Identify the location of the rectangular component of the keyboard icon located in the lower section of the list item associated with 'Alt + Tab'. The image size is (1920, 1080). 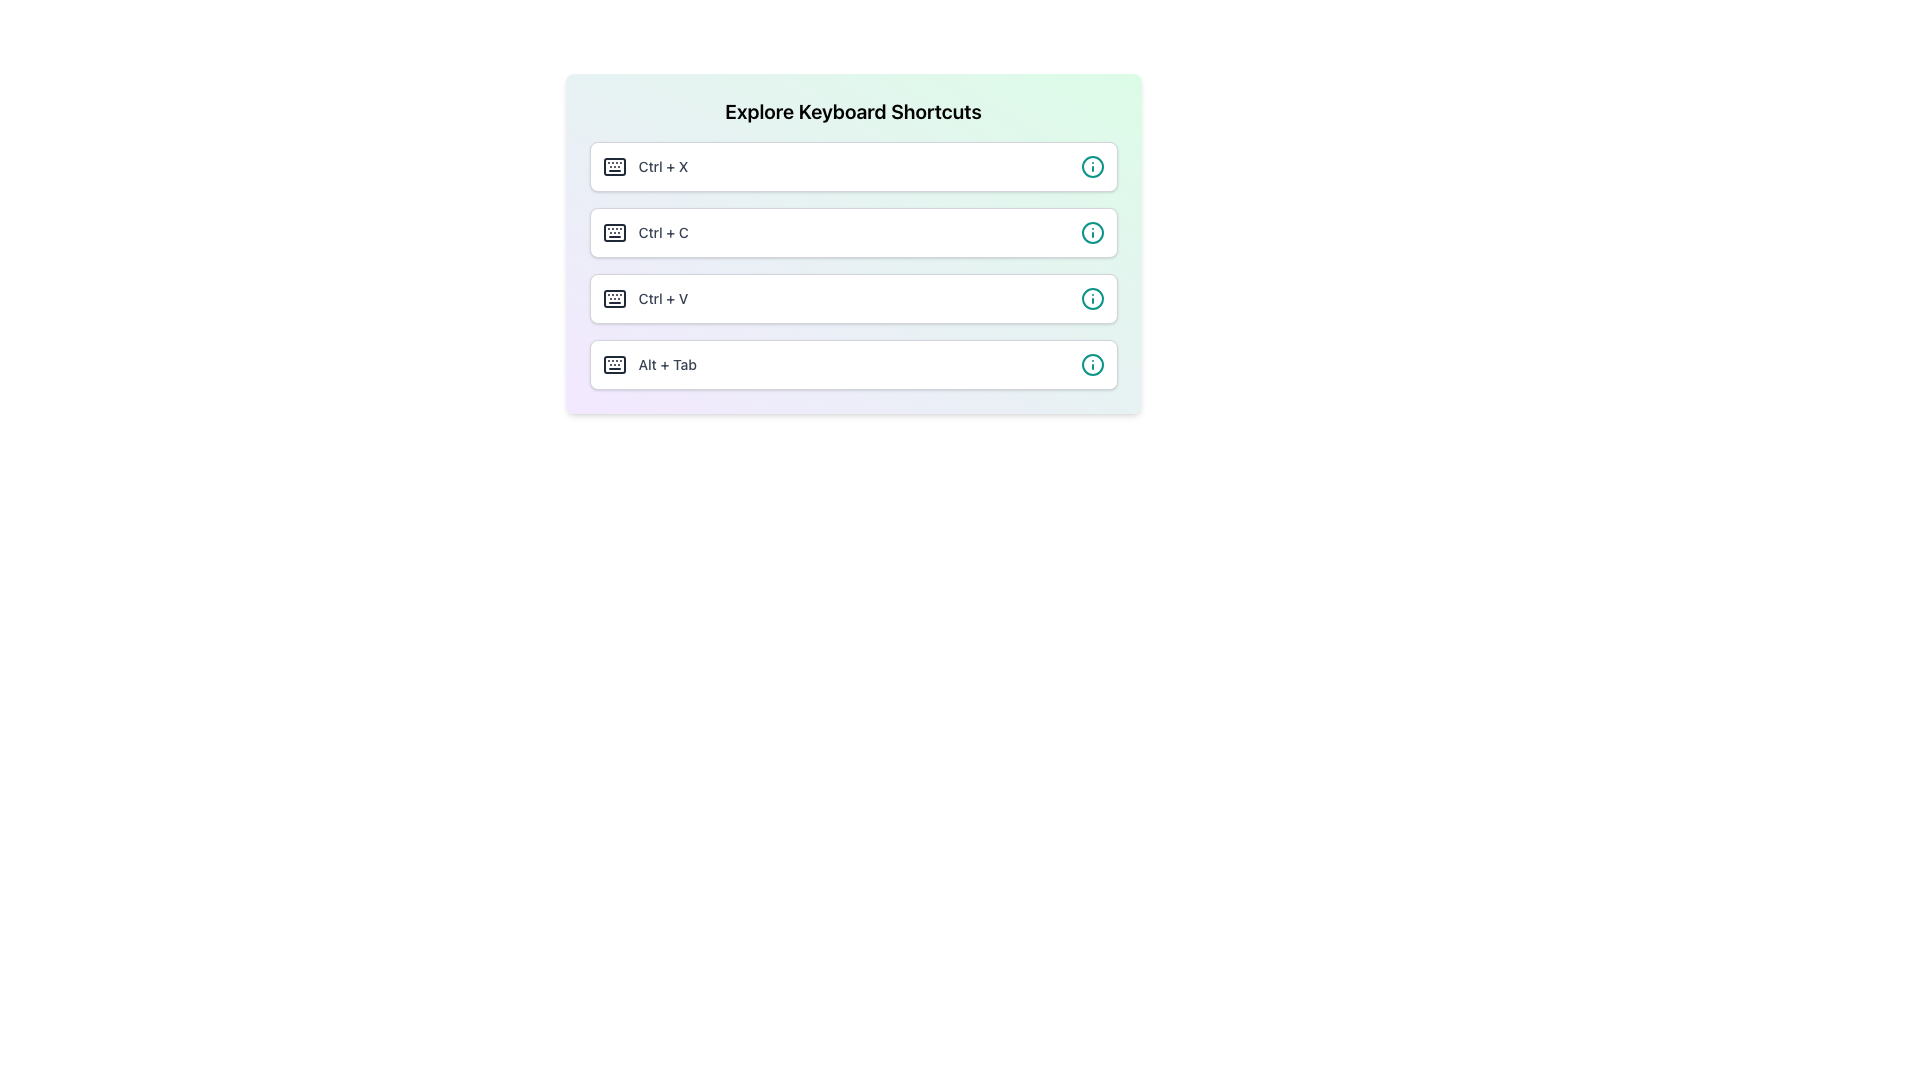
(613, 365).